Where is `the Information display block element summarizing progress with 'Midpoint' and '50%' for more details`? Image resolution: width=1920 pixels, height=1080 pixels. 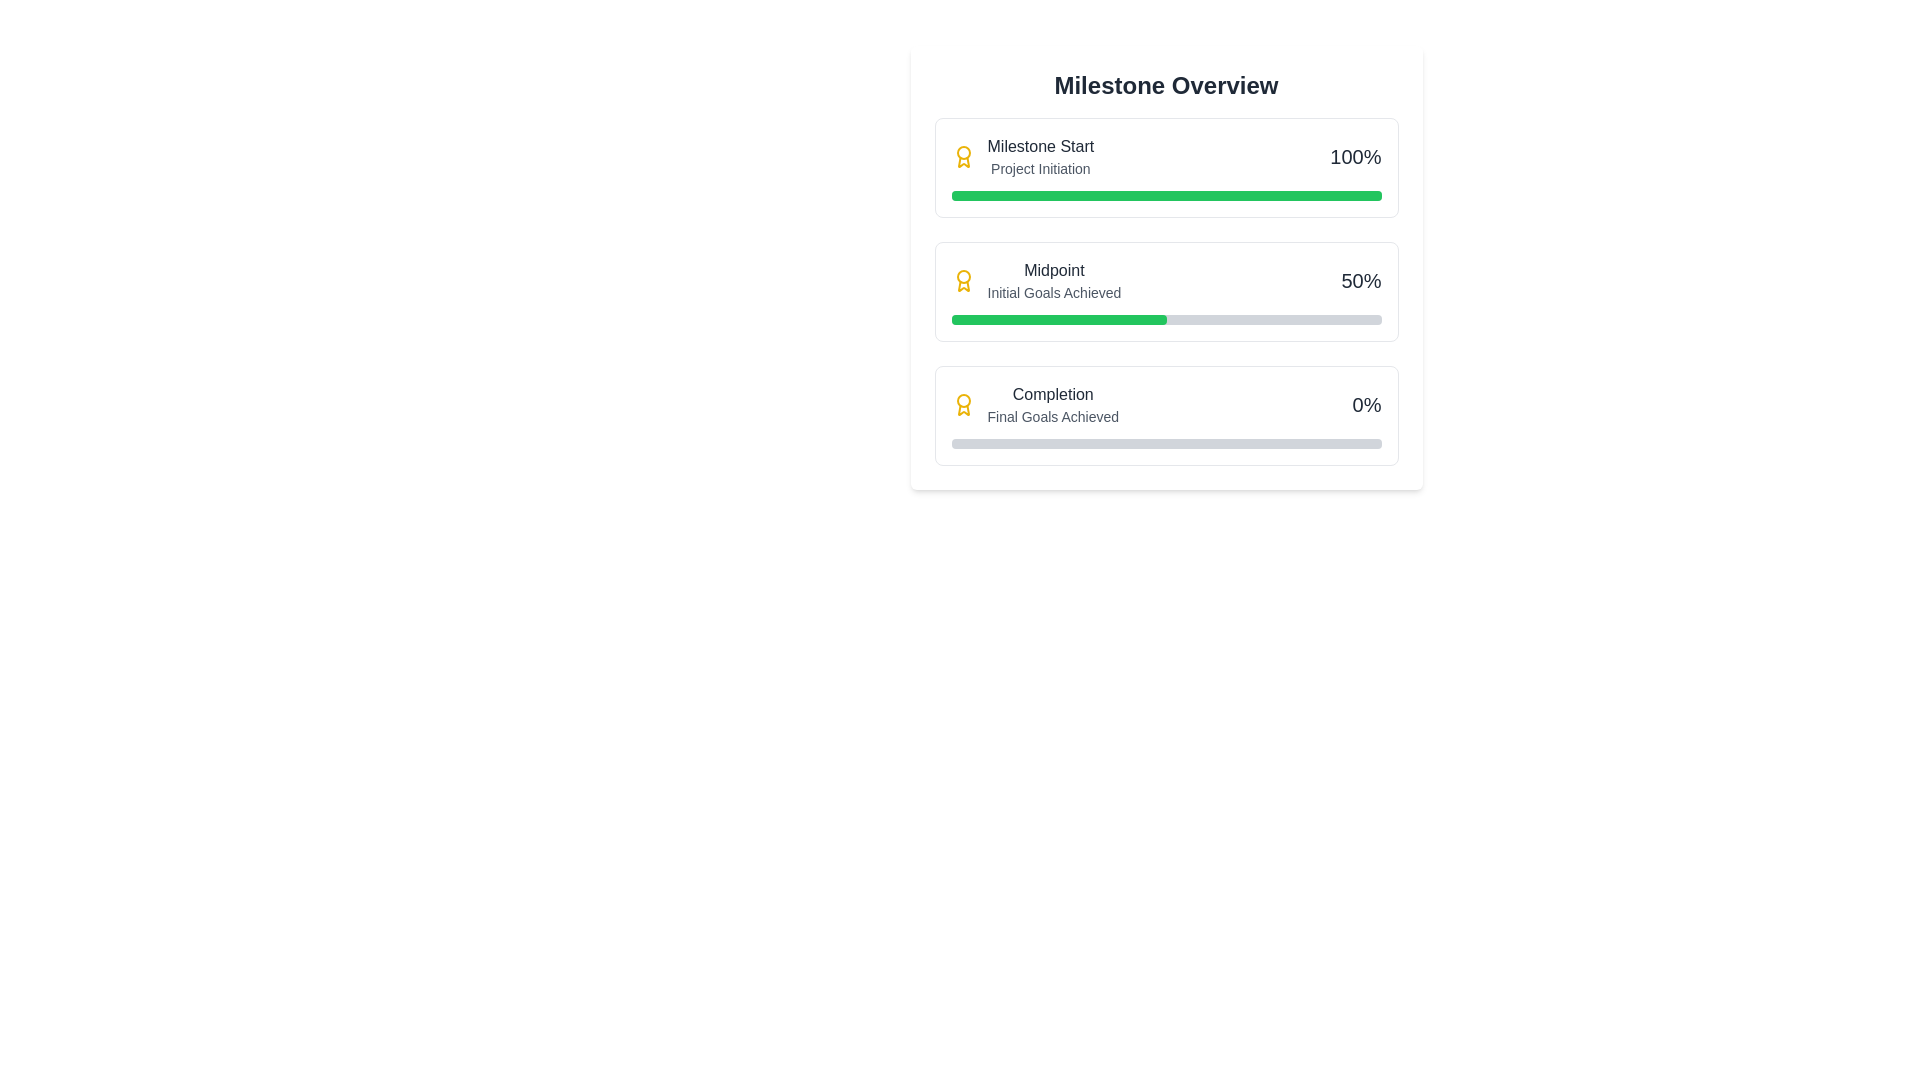
the Information display block element summarizing progress with 'Midpoint' and '50%' for more details is located at coordinates (1166, 281).